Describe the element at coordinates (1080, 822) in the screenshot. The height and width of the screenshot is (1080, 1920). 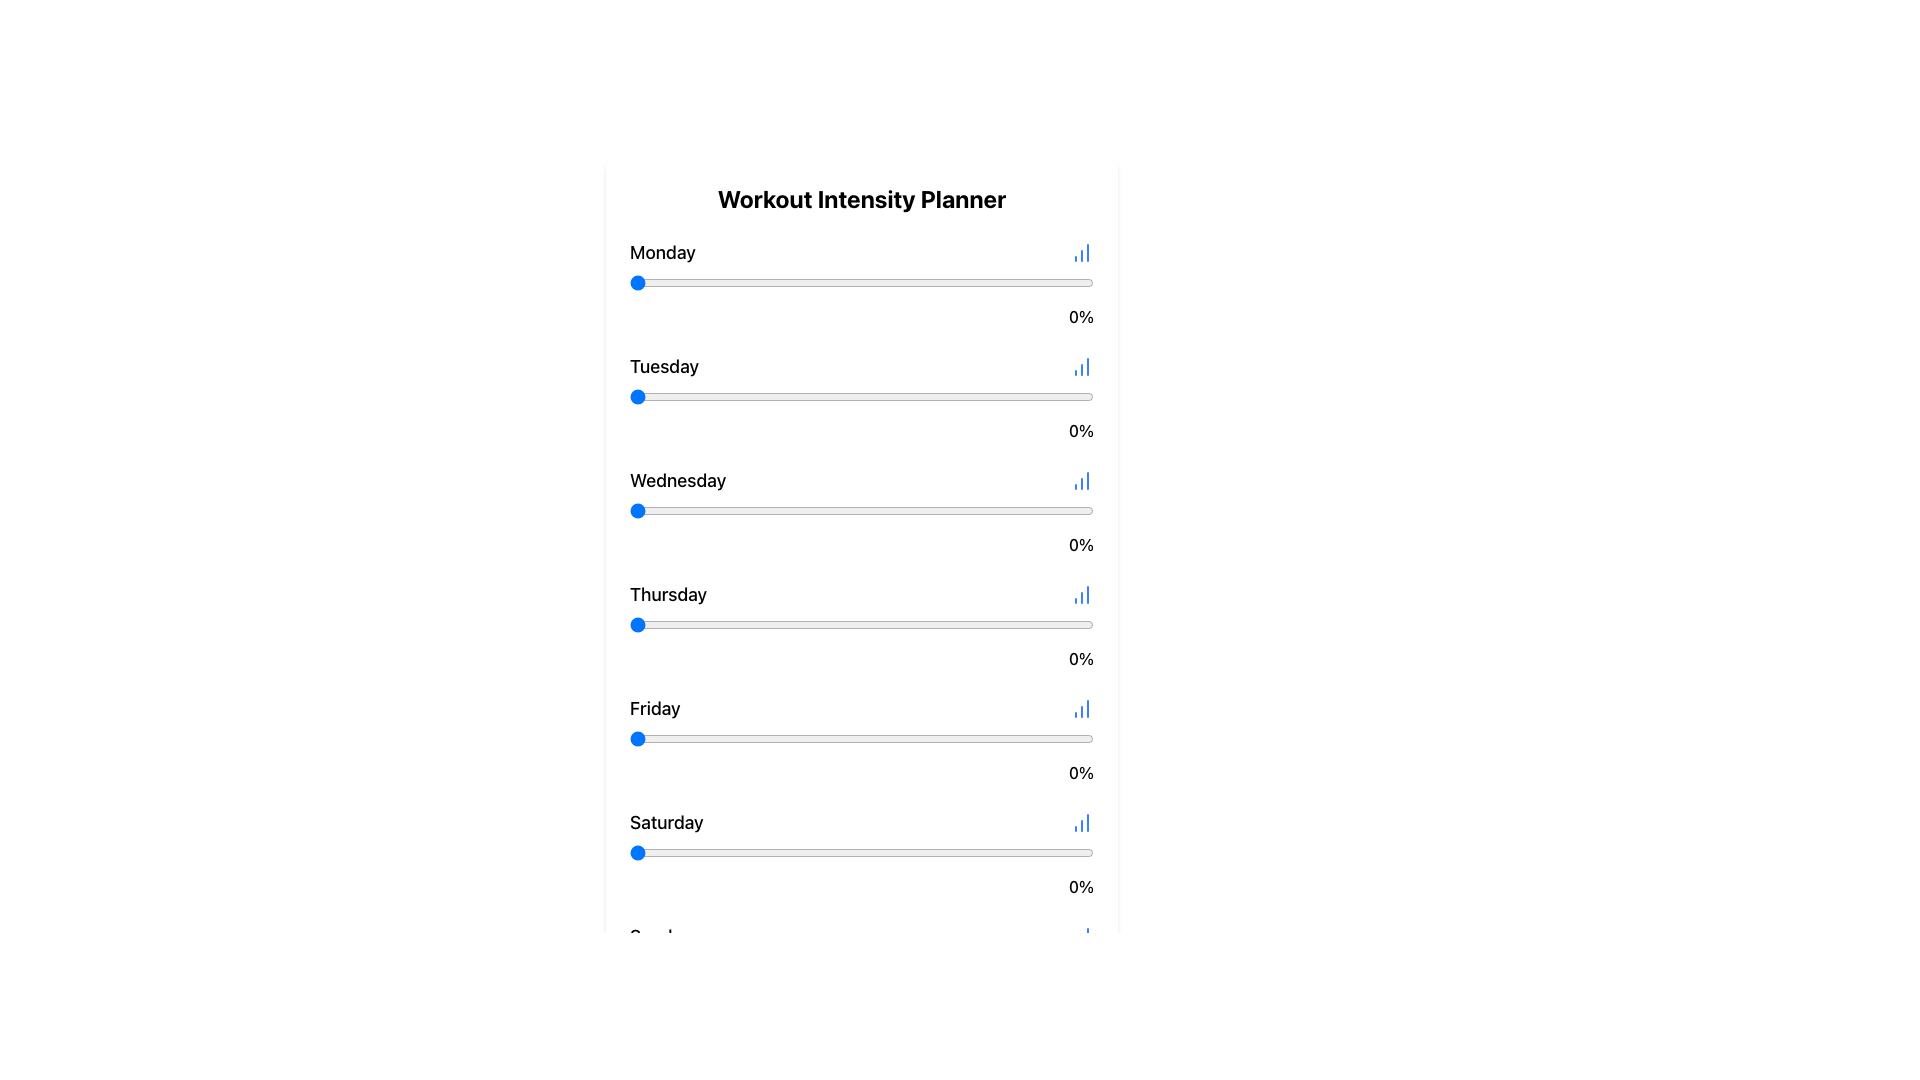
I see `the icon representing activity or progress for 'Saturday' in the 'Workout Intensity Planner' interface, located to the right of the 'Saturday' text` at that location.